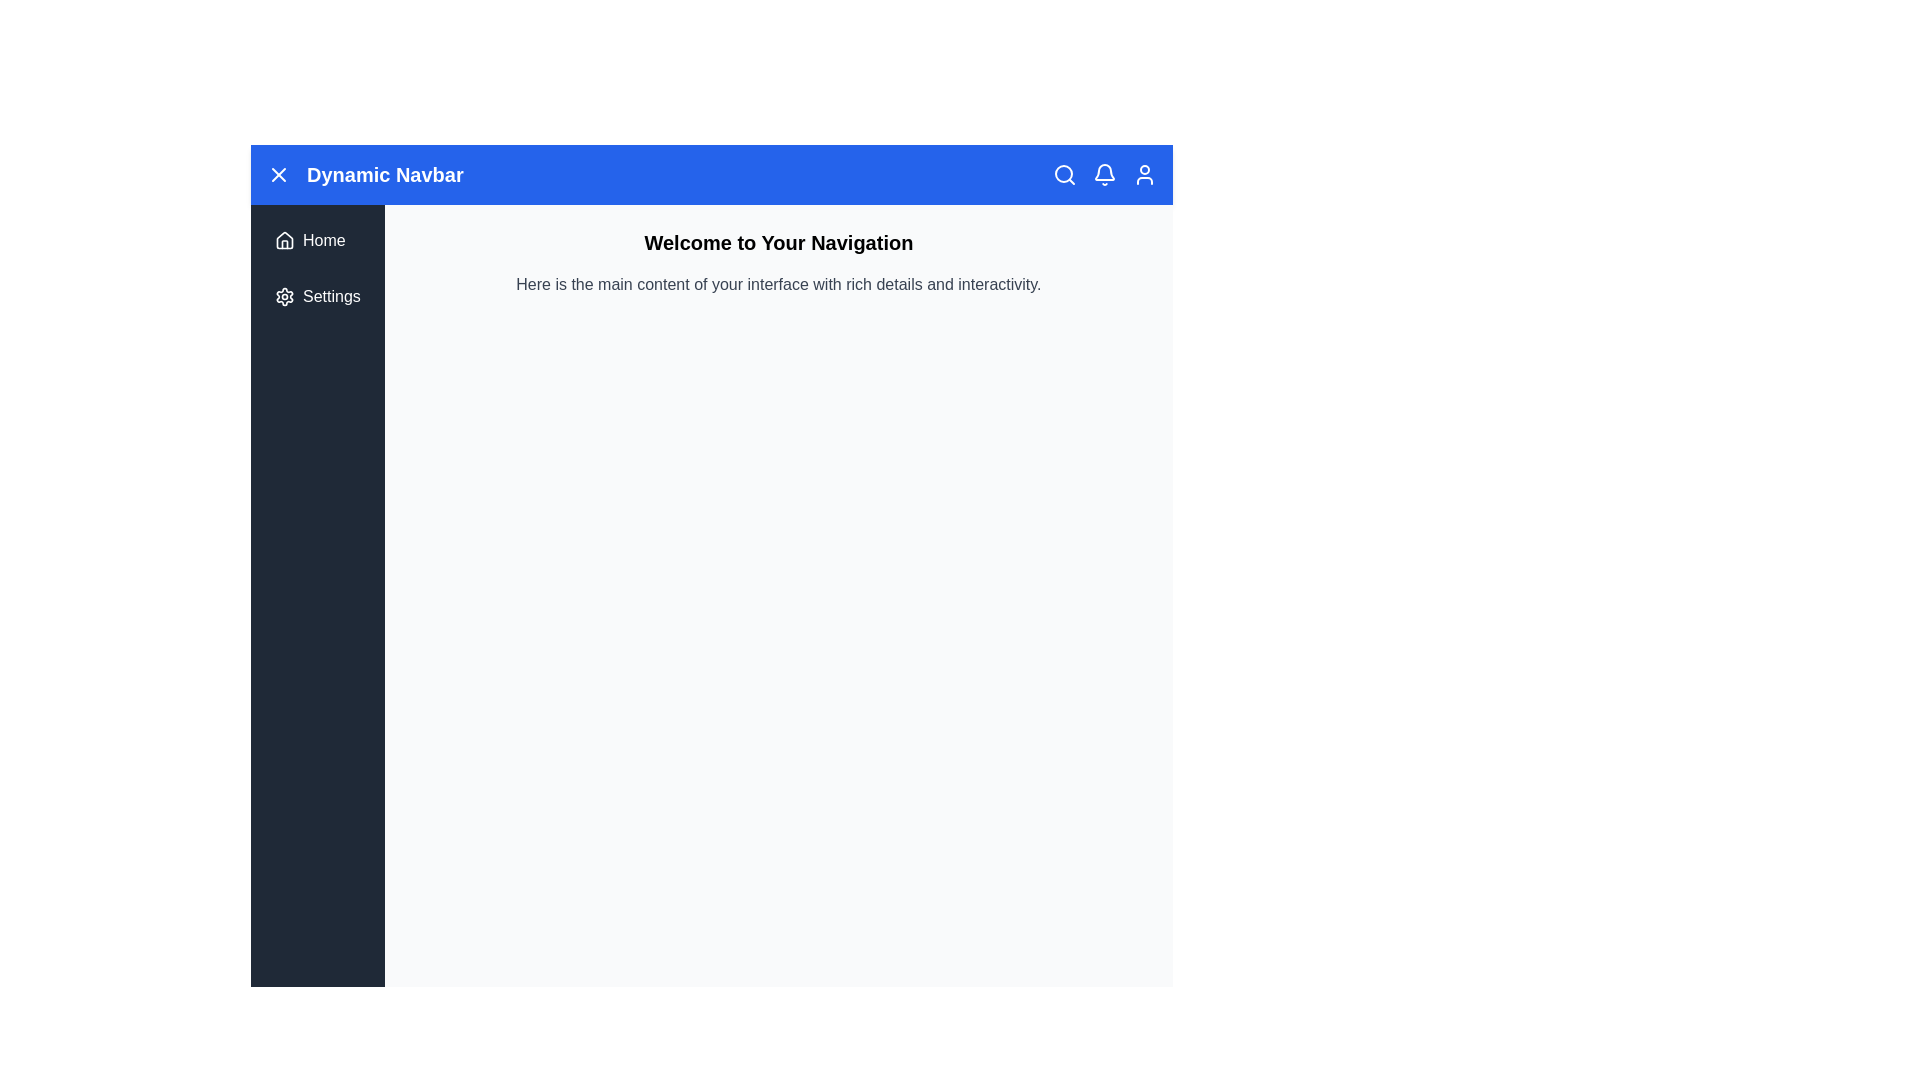  Describe the element at coordinates (1103, 173) in the screenshot. I see `the bell icon located in the navigation bar, which is the second icon among three, serving as an indicator for notifications` at that location.